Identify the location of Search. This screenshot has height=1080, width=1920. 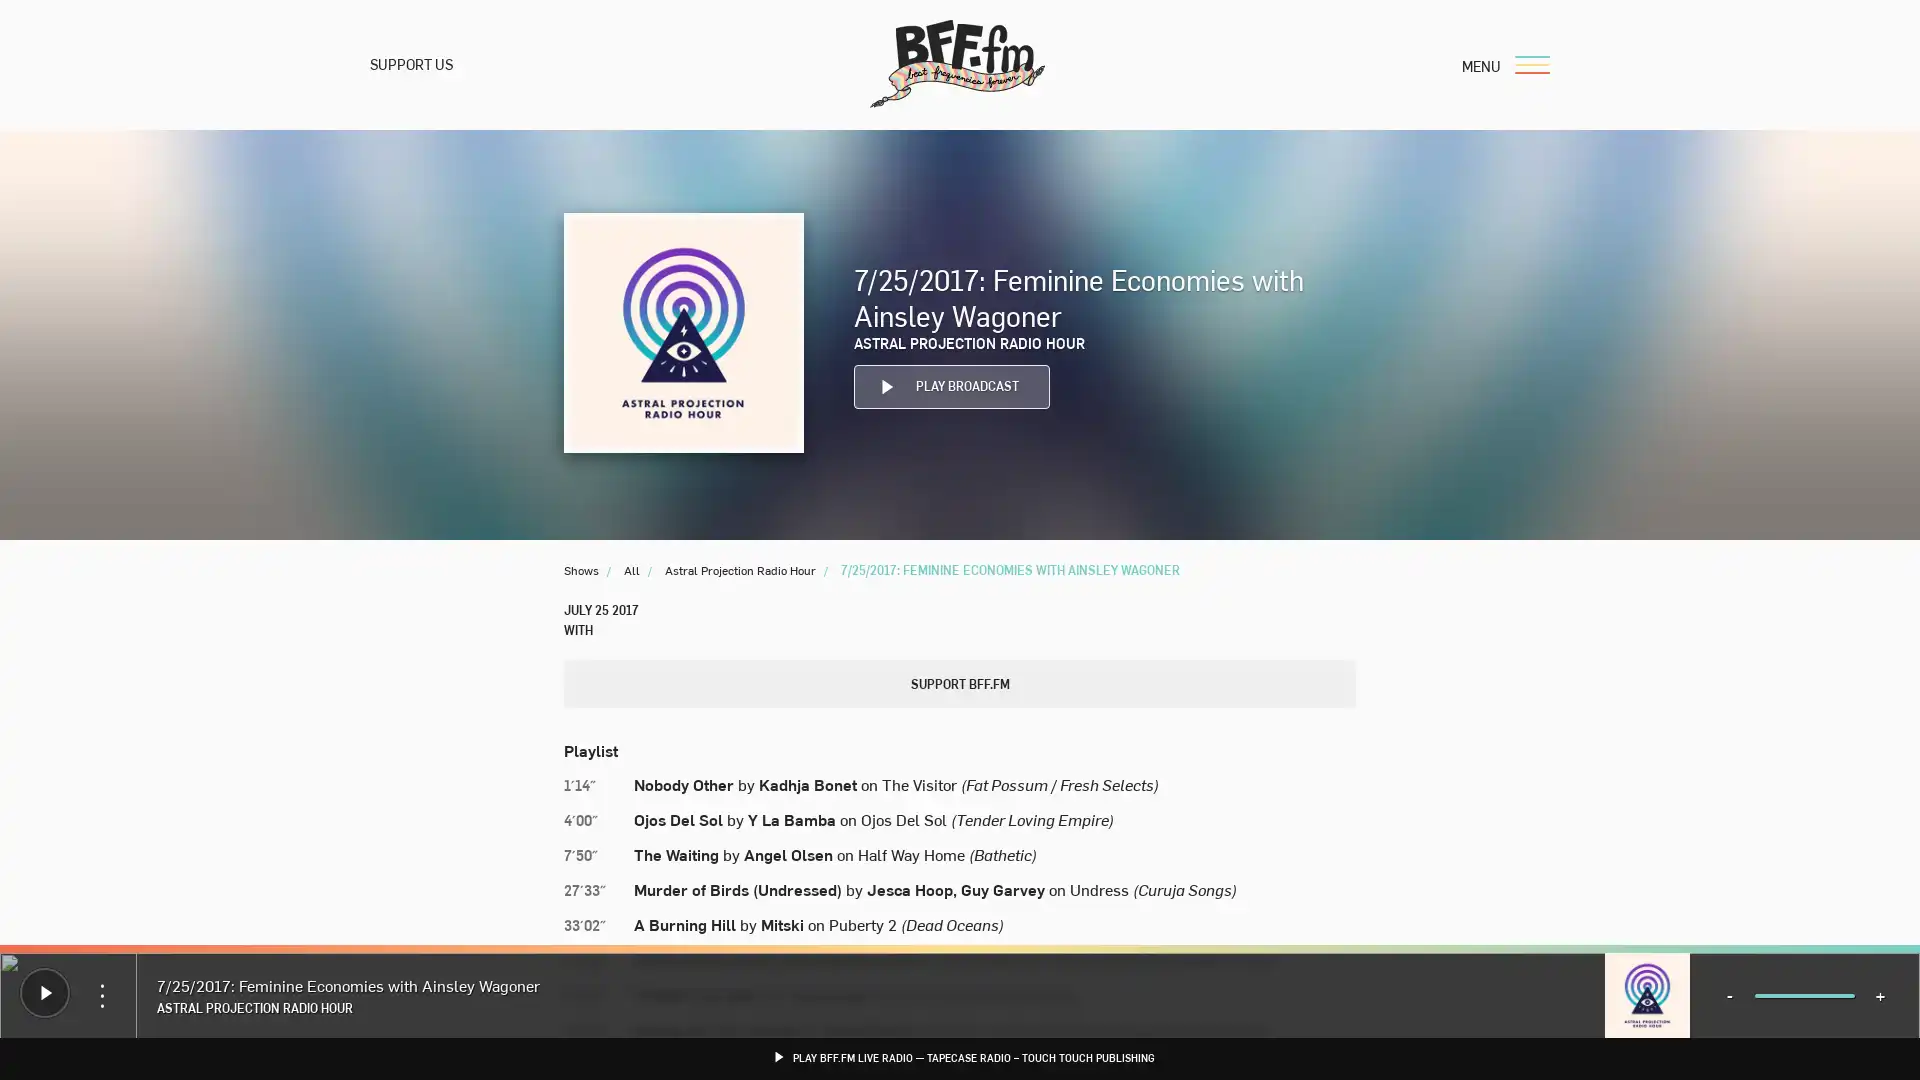
(1158, 700).